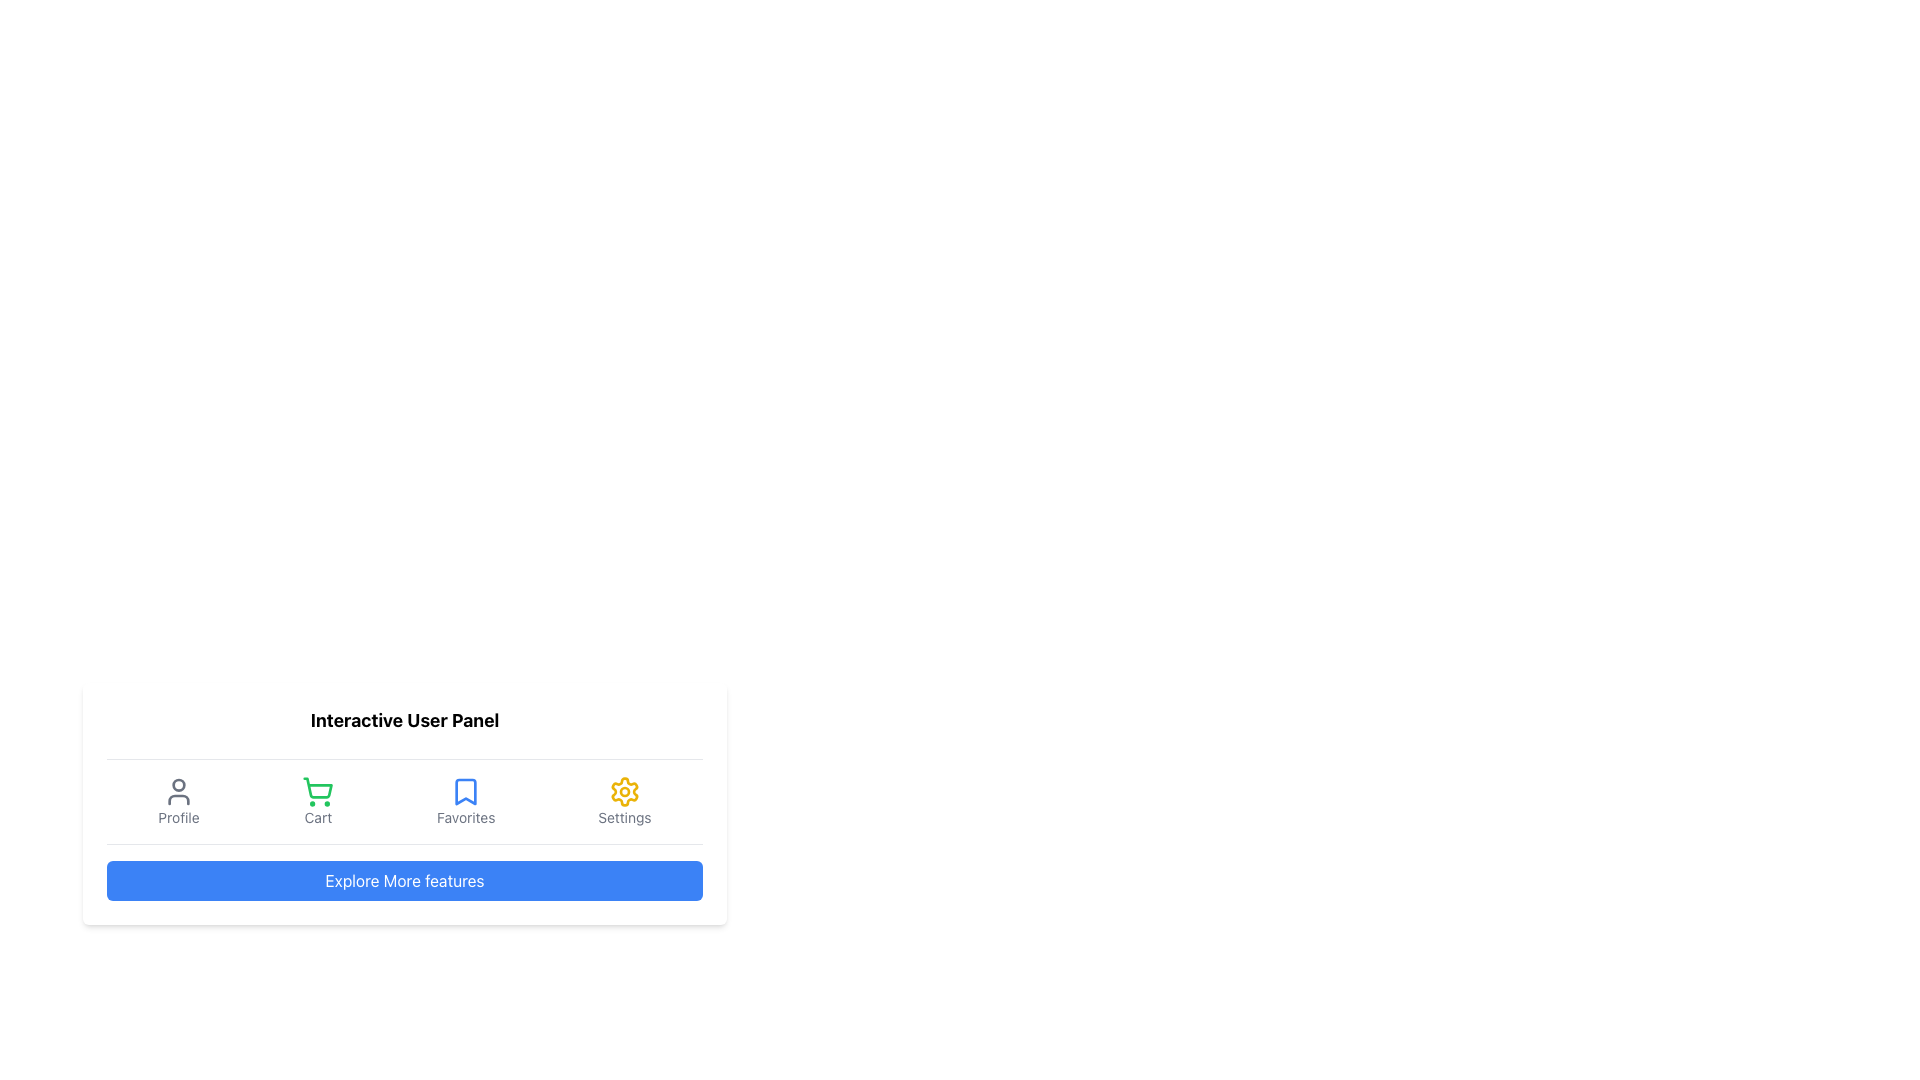  I want to click on text label 'Favorites' which is styled in gray and positioned below the bookmark icon in the menu options, so click(465, 817).